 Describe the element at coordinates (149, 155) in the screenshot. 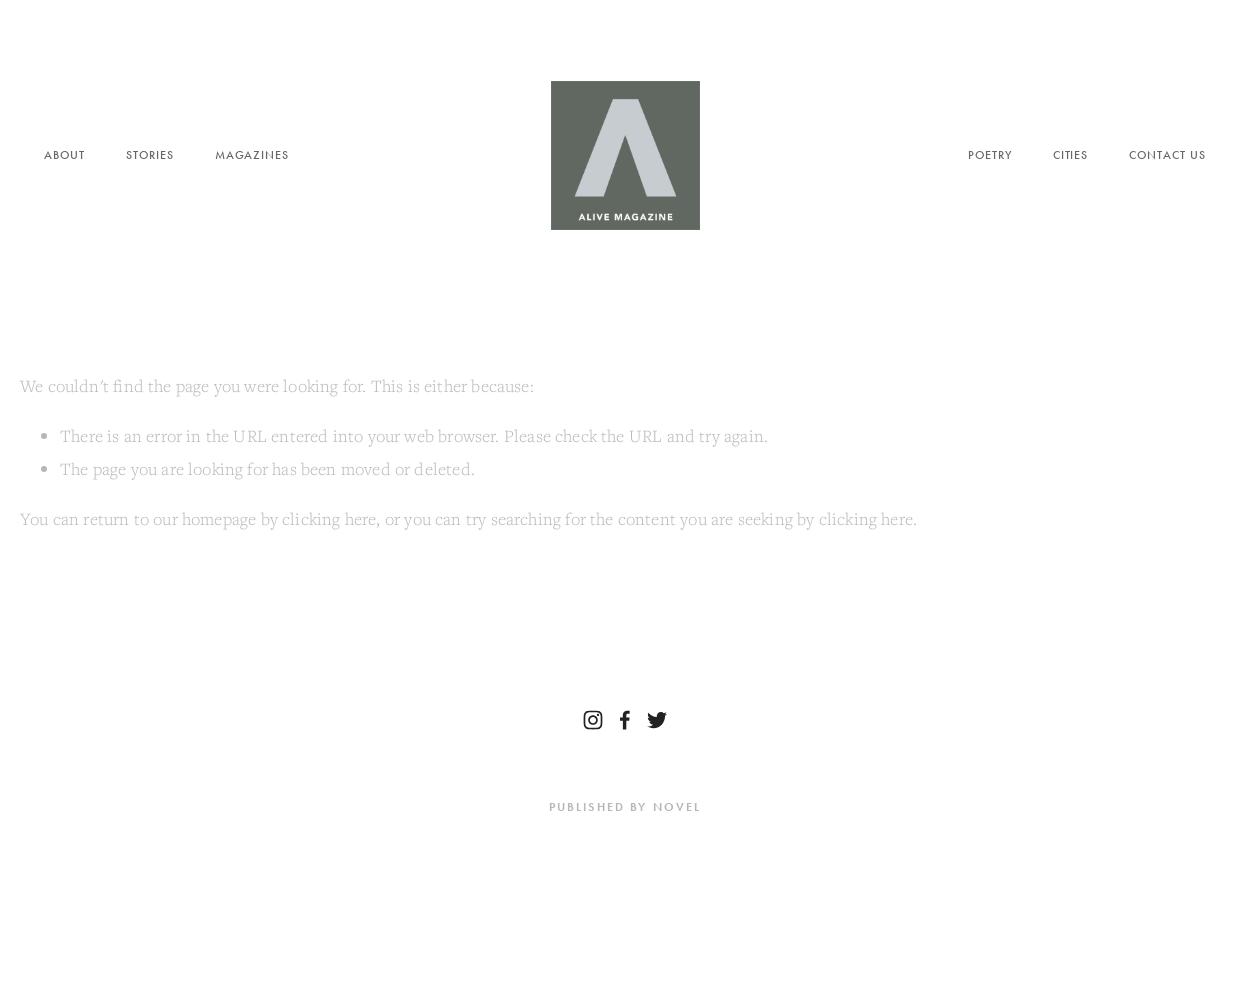

I see `'Stories'` at that location.